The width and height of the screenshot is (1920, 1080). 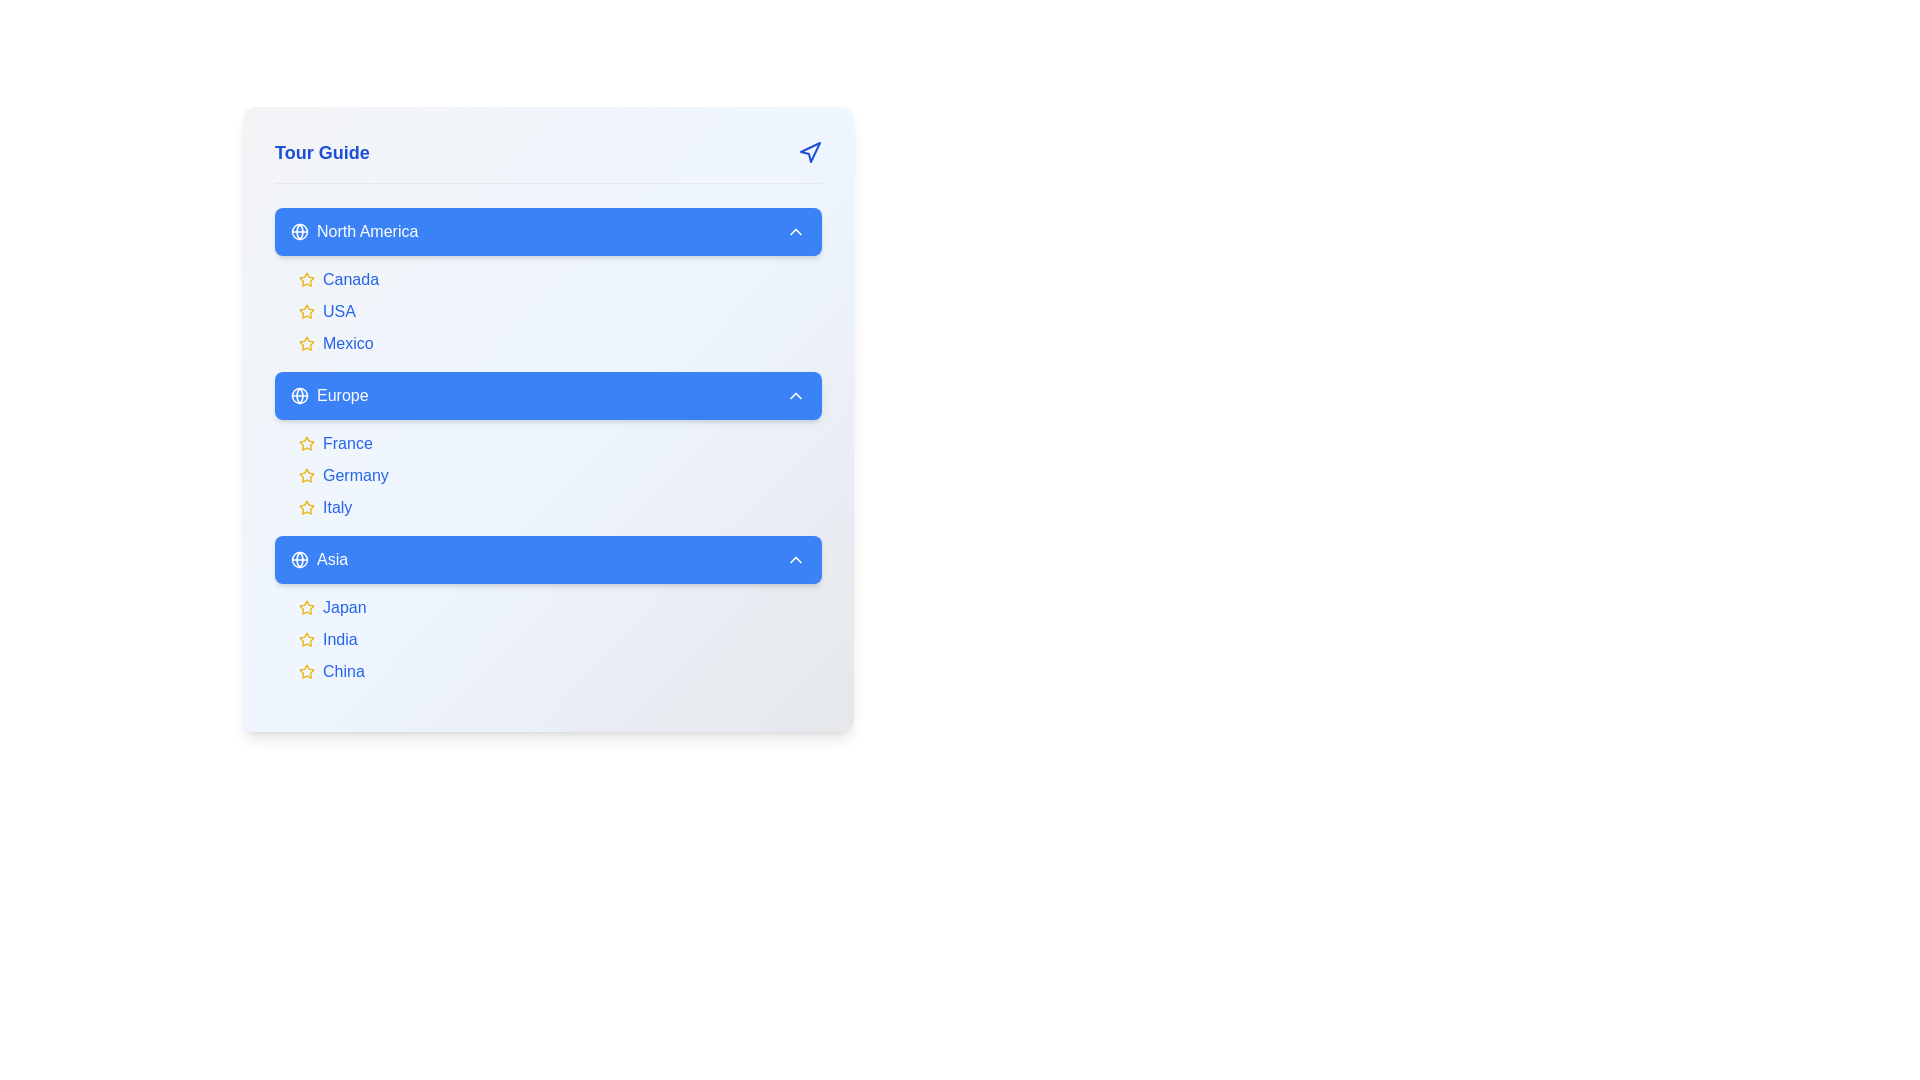 I want to click on the second star icon located to the left of the text 'Germany' in the 'Europe' section of the 'Tour Guide' interface, so click(x=306, y=475).